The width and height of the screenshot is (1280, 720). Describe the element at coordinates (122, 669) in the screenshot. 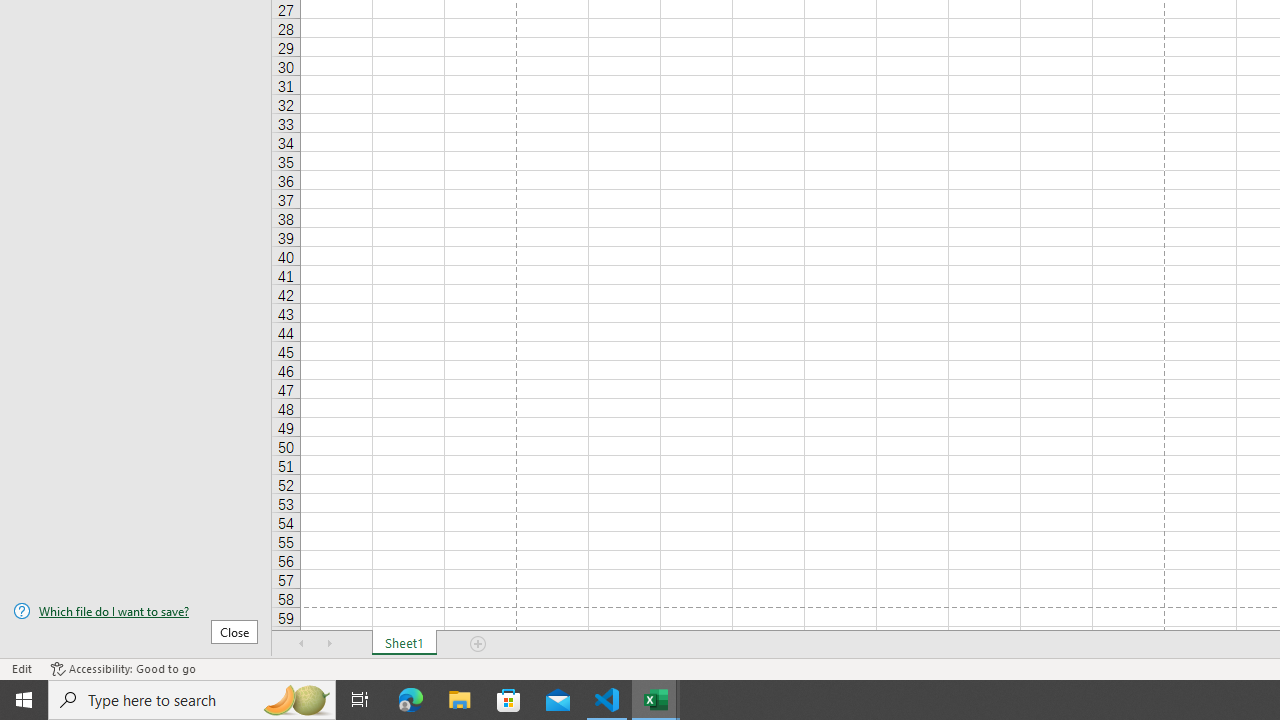

I see `'Accessibility Checker Accessibility: Good to go'` at that location.